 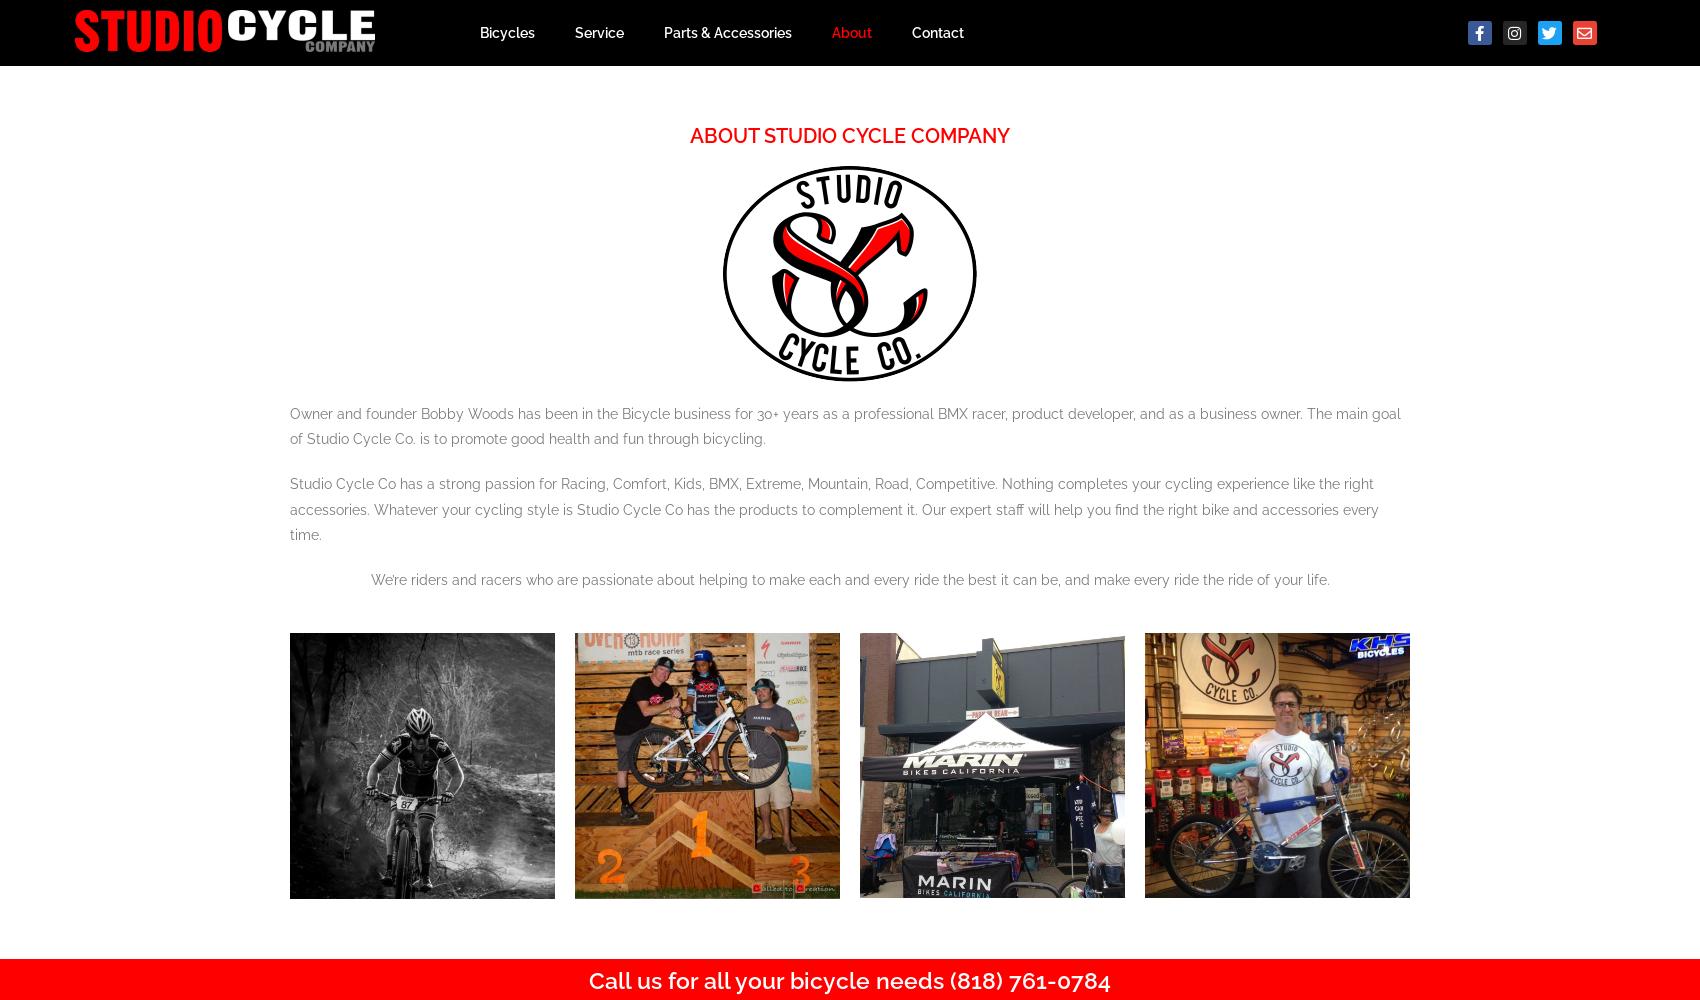 I want to click on 'Studio Cycle Co has a strong passion for Racing, Comfort, Kids, BMX, Extreme, Mountain, Road, Competitive. Nothing completes your cycling experience like the right accessories. Whatever your cycling style is Studio Cycle Co has the products to complement it. Our expert staff will help you find the right bike and accessories every time.', so click(x=833, y=509).